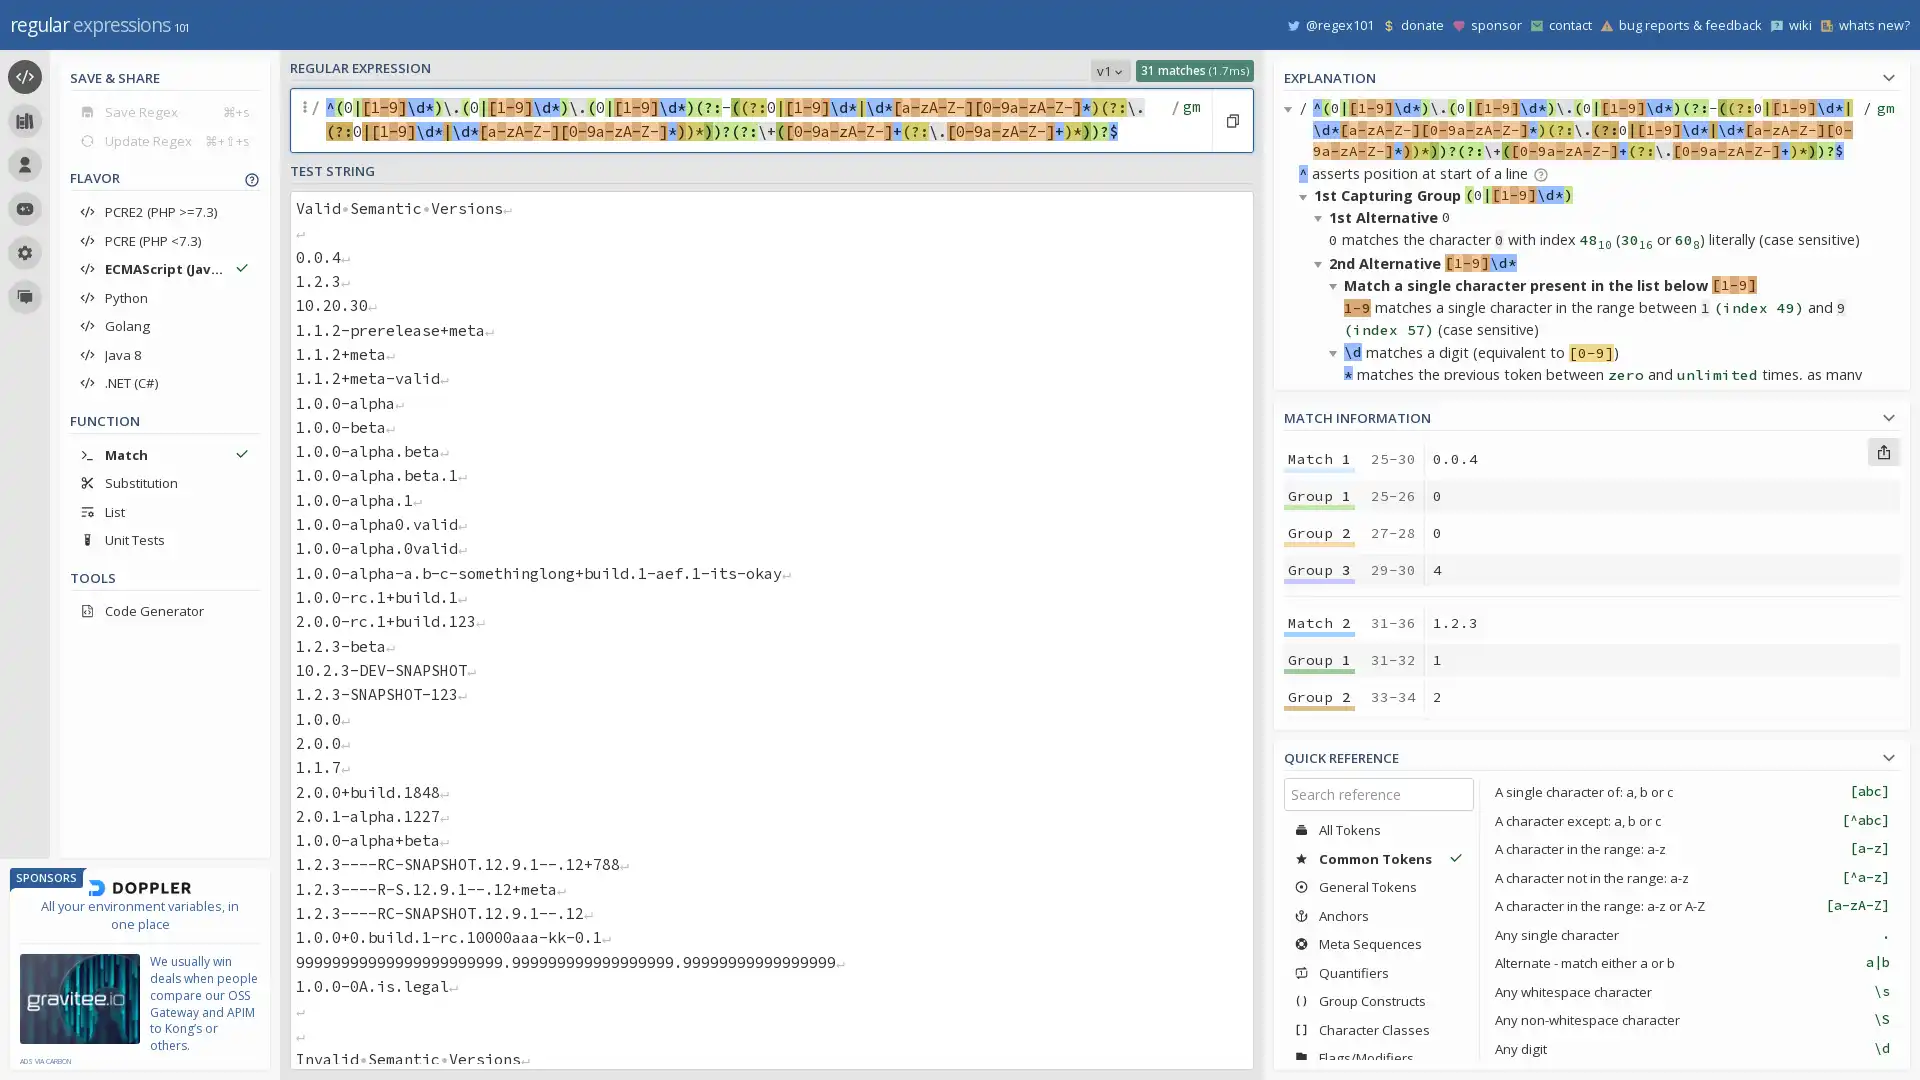 The height and width of the screenshot is (1080, 1920). Describe the element at coordinates (164, 297) in the screenshot. I see `Python` at that location.